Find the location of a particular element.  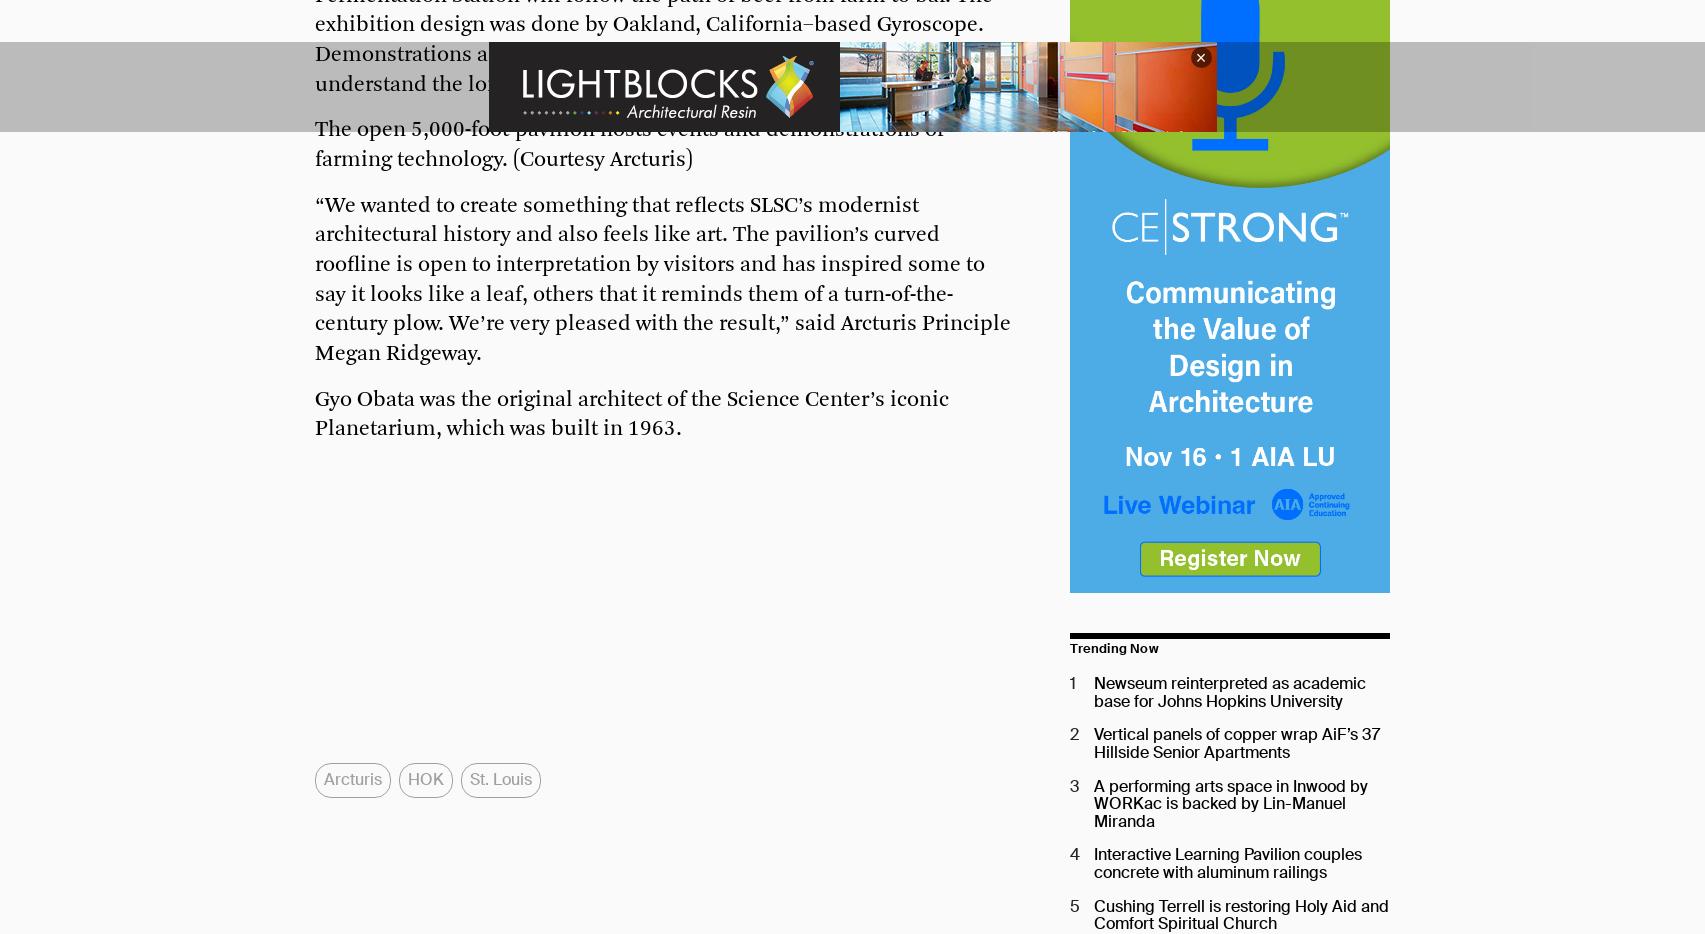

'HOK' is located at coordinates (424, 778).